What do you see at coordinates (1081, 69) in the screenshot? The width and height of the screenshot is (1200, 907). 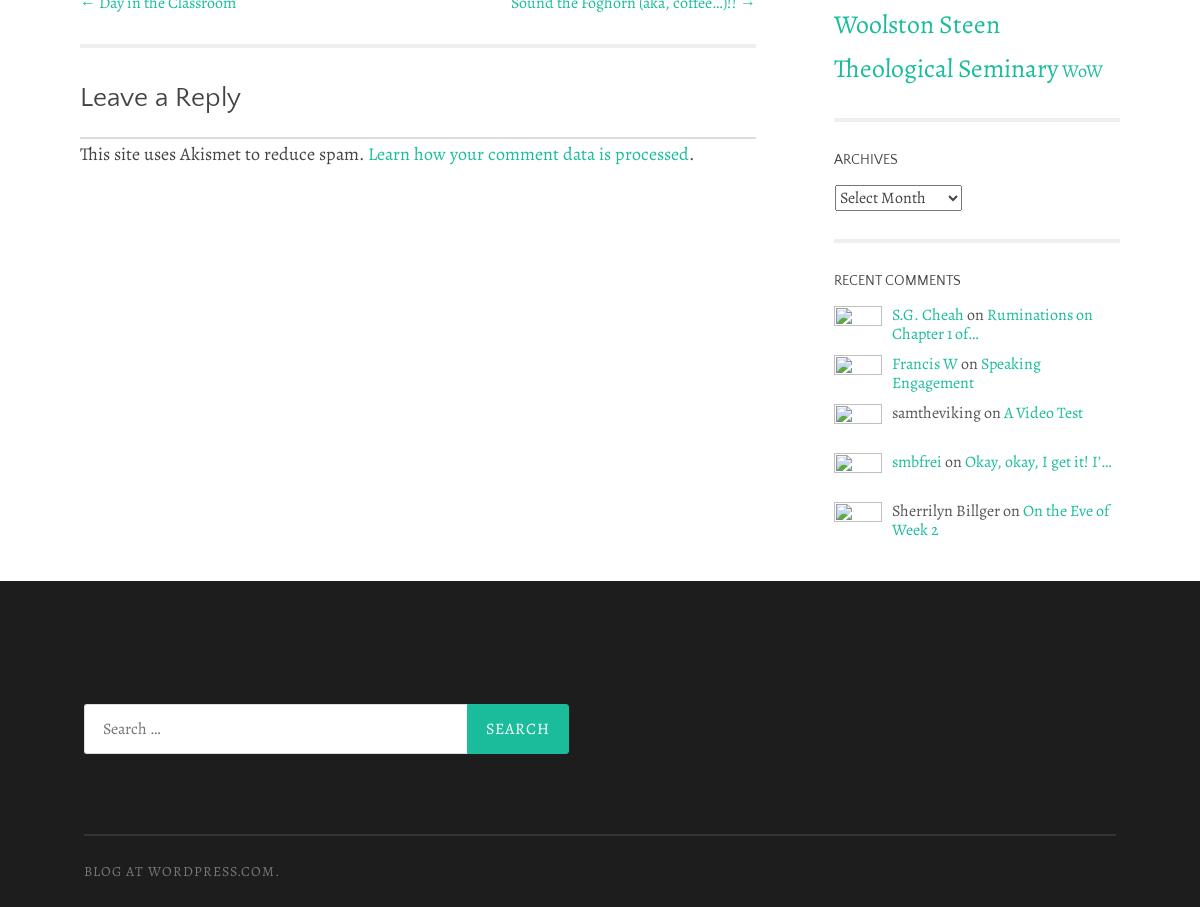 I see `'WoW'` at bounding box center [1081, 69].